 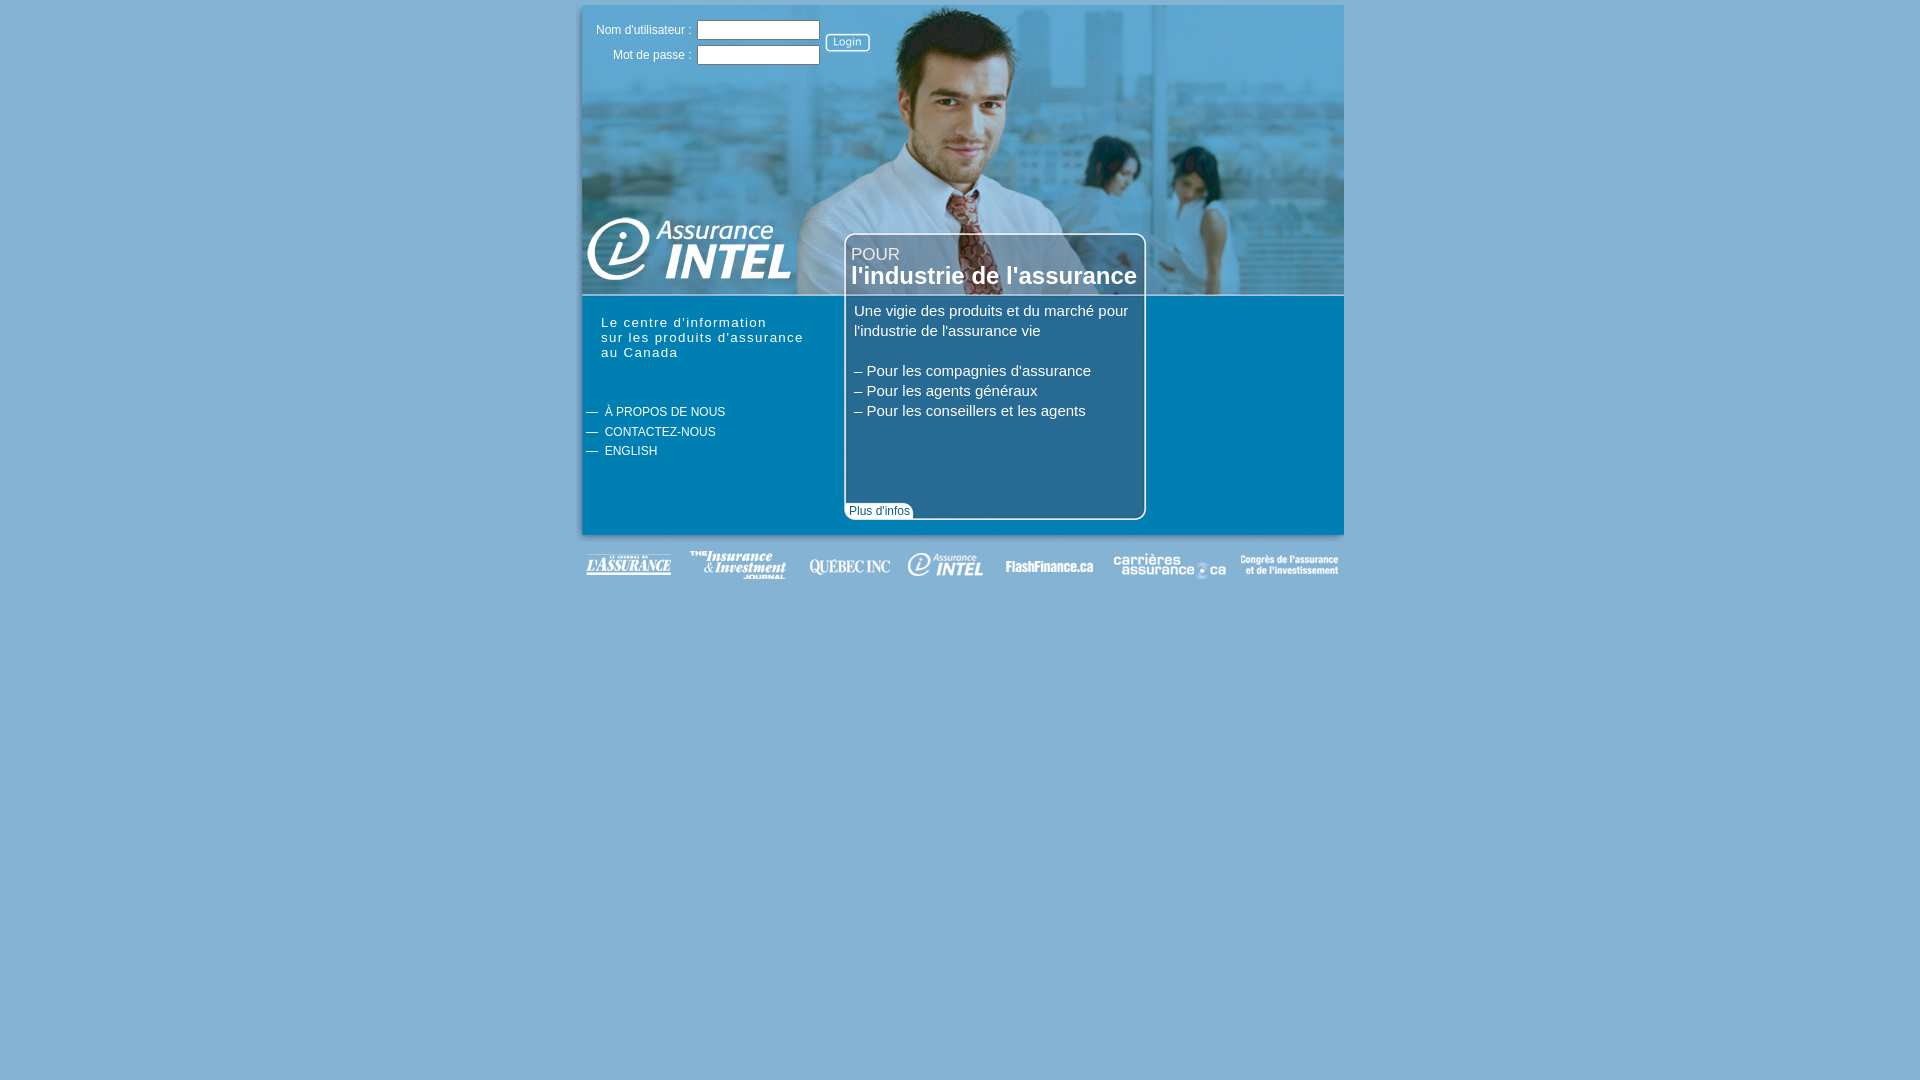 I want to click on 'CONTACTEZ-NOUS', so click(x=603, y=431).